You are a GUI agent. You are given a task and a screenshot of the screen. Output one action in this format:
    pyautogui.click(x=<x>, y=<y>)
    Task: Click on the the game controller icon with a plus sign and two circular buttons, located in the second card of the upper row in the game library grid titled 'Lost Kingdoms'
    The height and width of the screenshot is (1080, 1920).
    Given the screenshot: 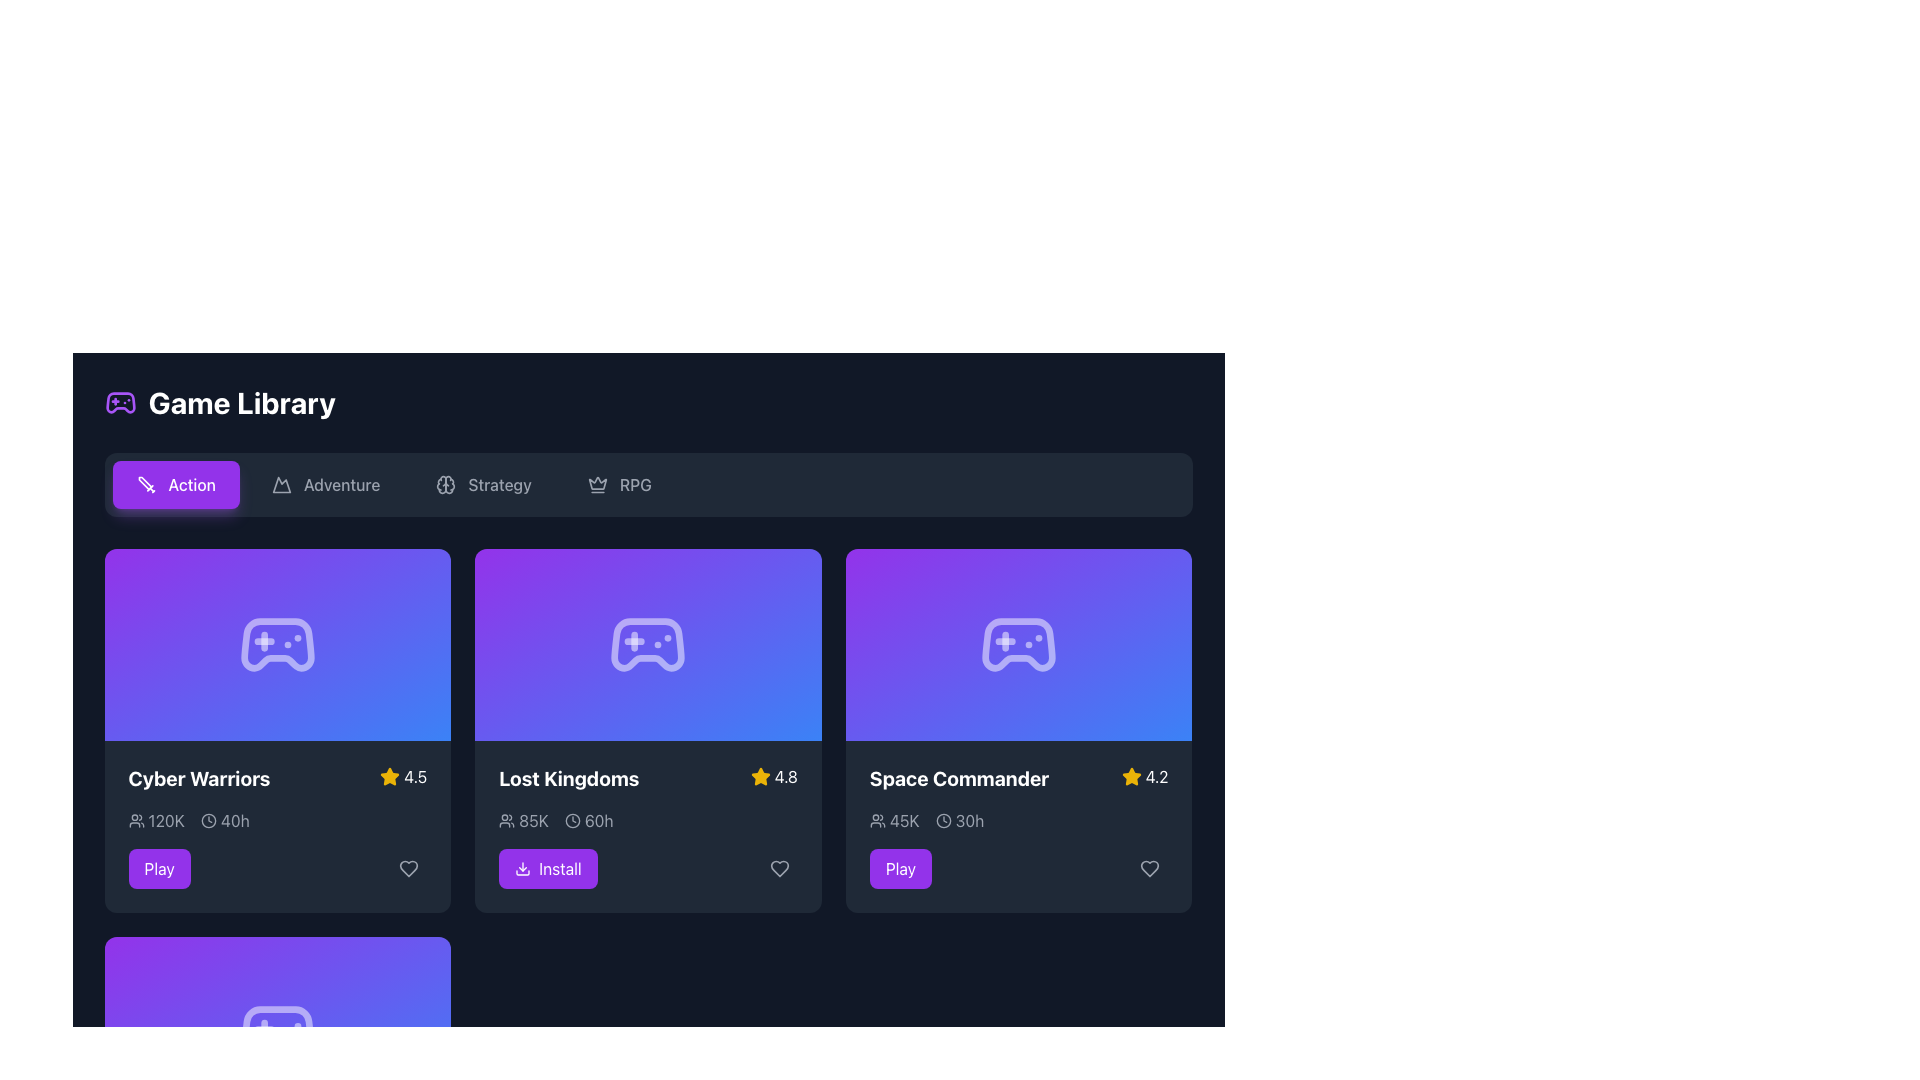 What is the action you would take?
    pyautogui.click(x=648, y=644)
    